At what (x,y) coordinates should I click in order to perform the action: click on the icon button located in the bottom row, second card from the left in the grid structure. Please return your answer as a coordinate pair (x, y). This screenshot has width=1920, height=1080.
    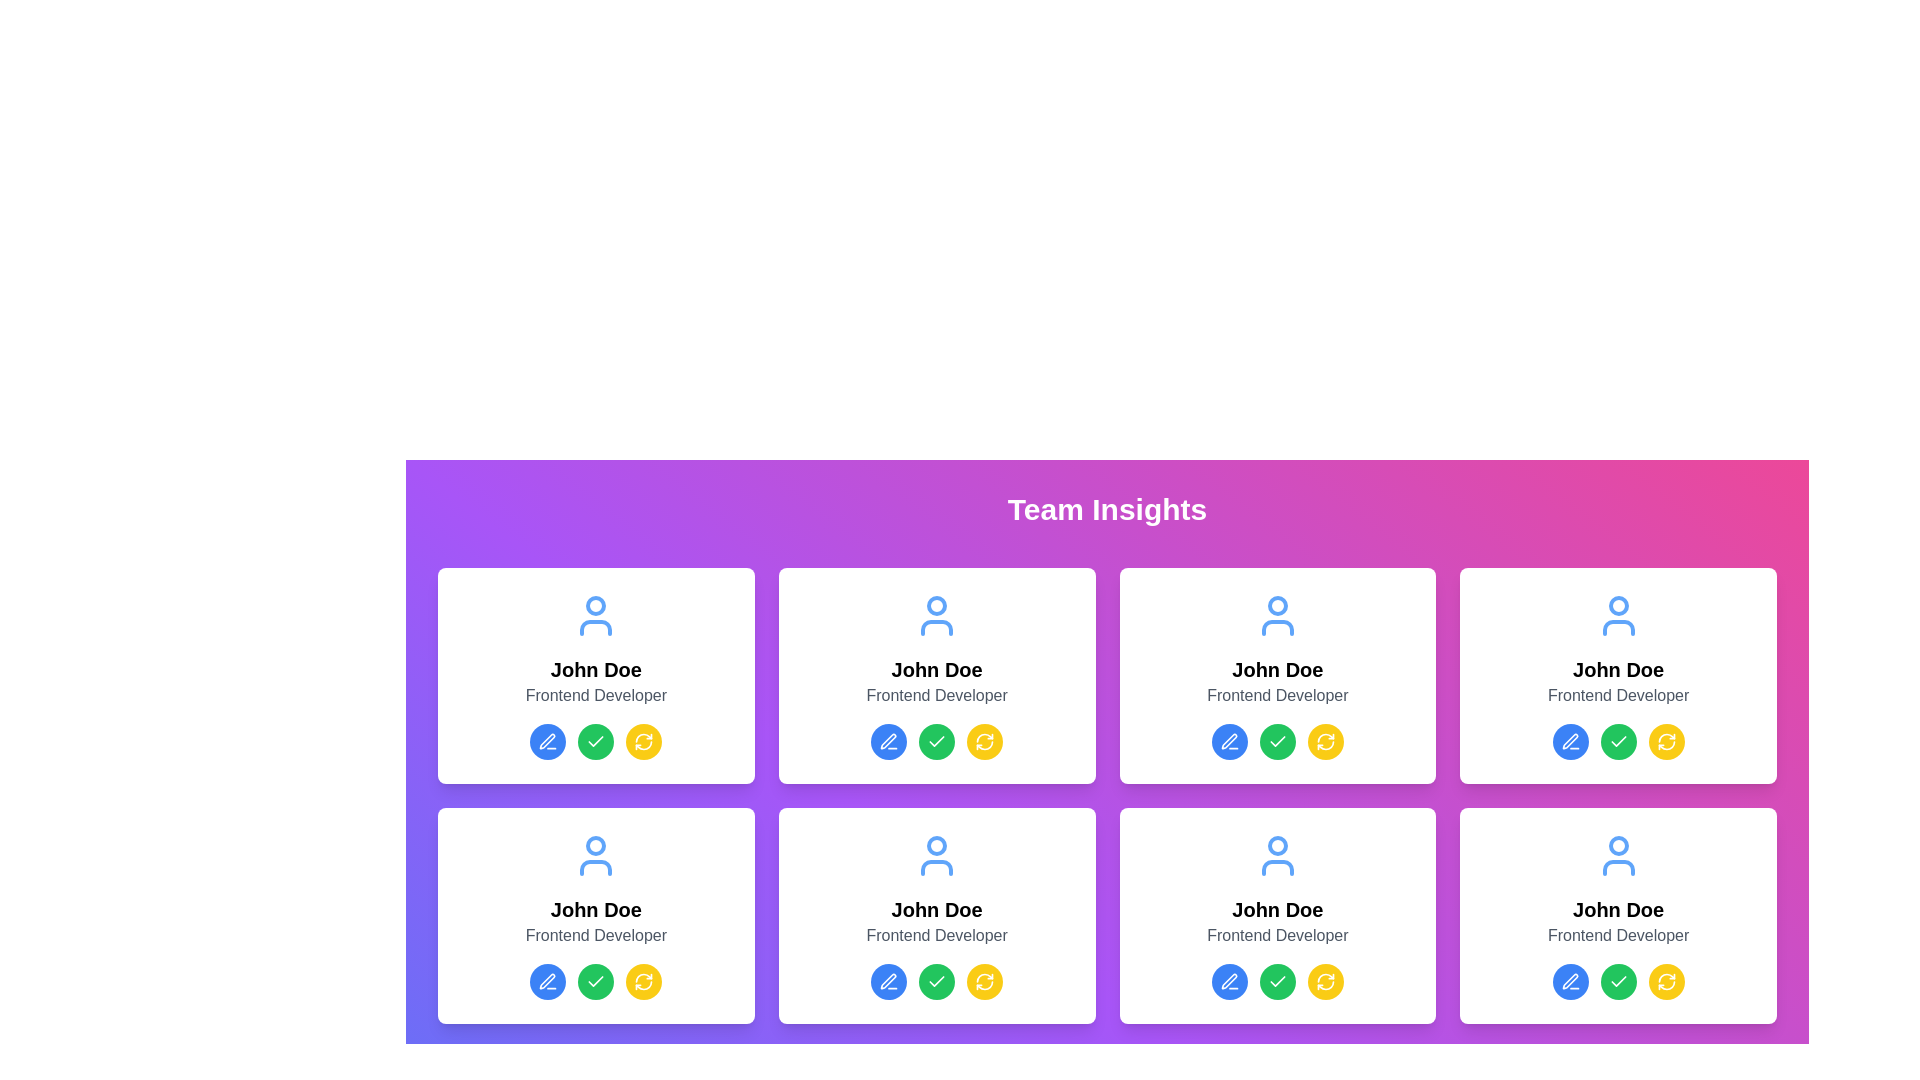
    Looking at the image, I should click on (644, 981).